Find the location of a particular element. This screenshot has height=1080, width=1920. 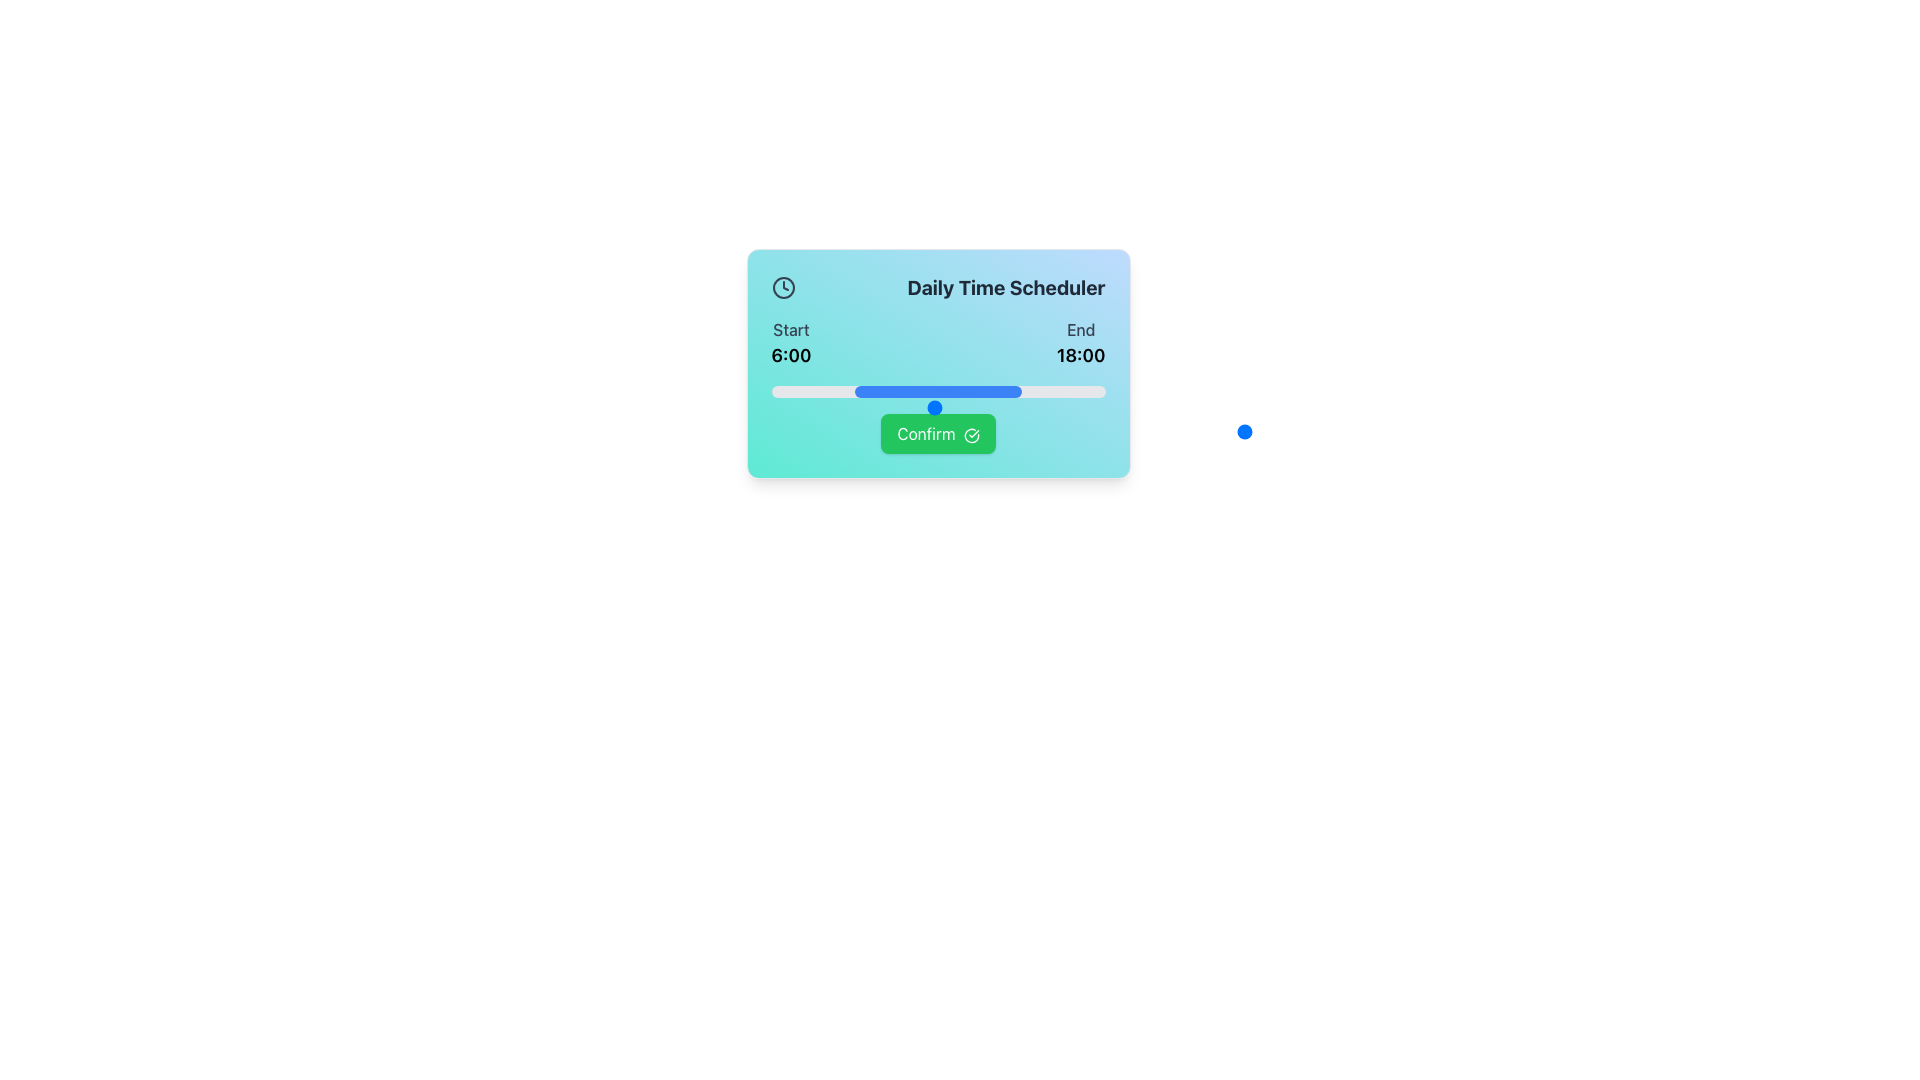

time is located at coordinates (824, 431).